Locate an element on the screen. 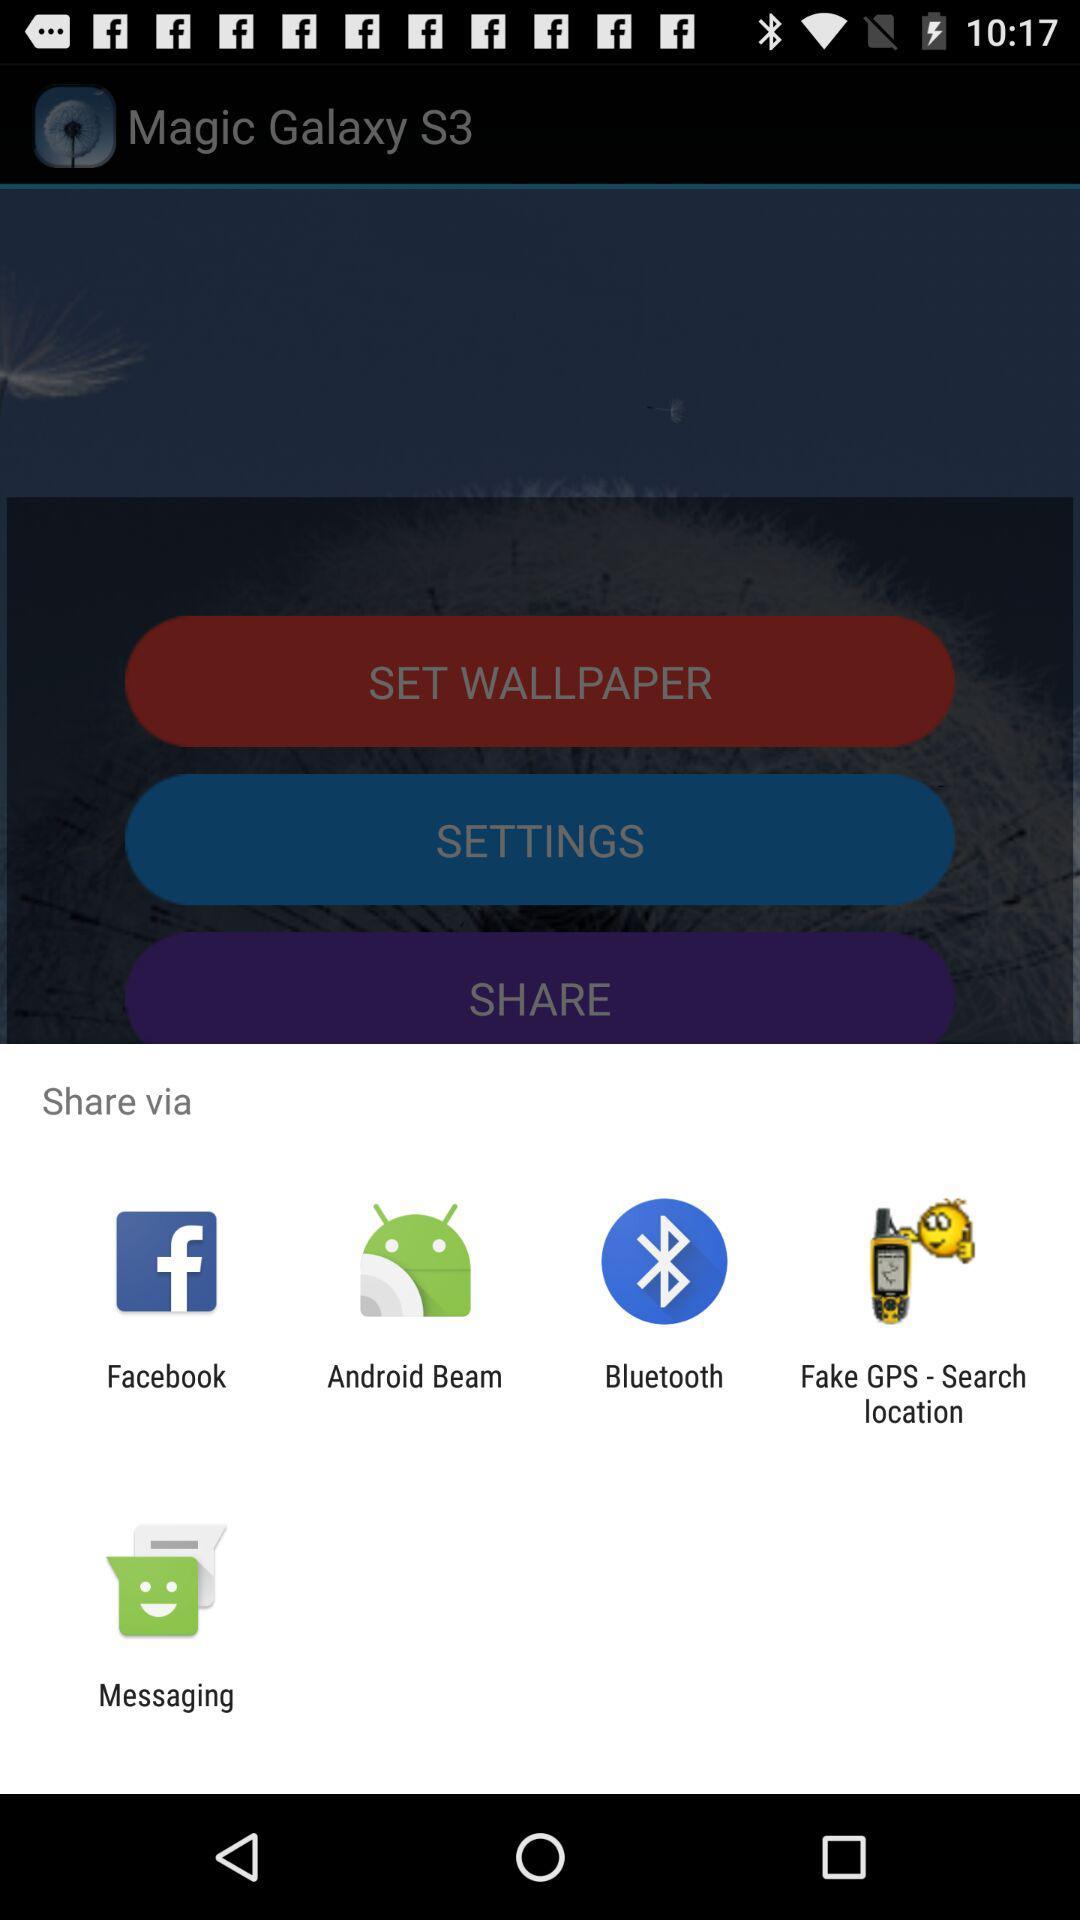 Image resolution: width=1080 pixels, height=1920 pixels. the app to the right of the android beam item is located at coordinates (664, 1392).